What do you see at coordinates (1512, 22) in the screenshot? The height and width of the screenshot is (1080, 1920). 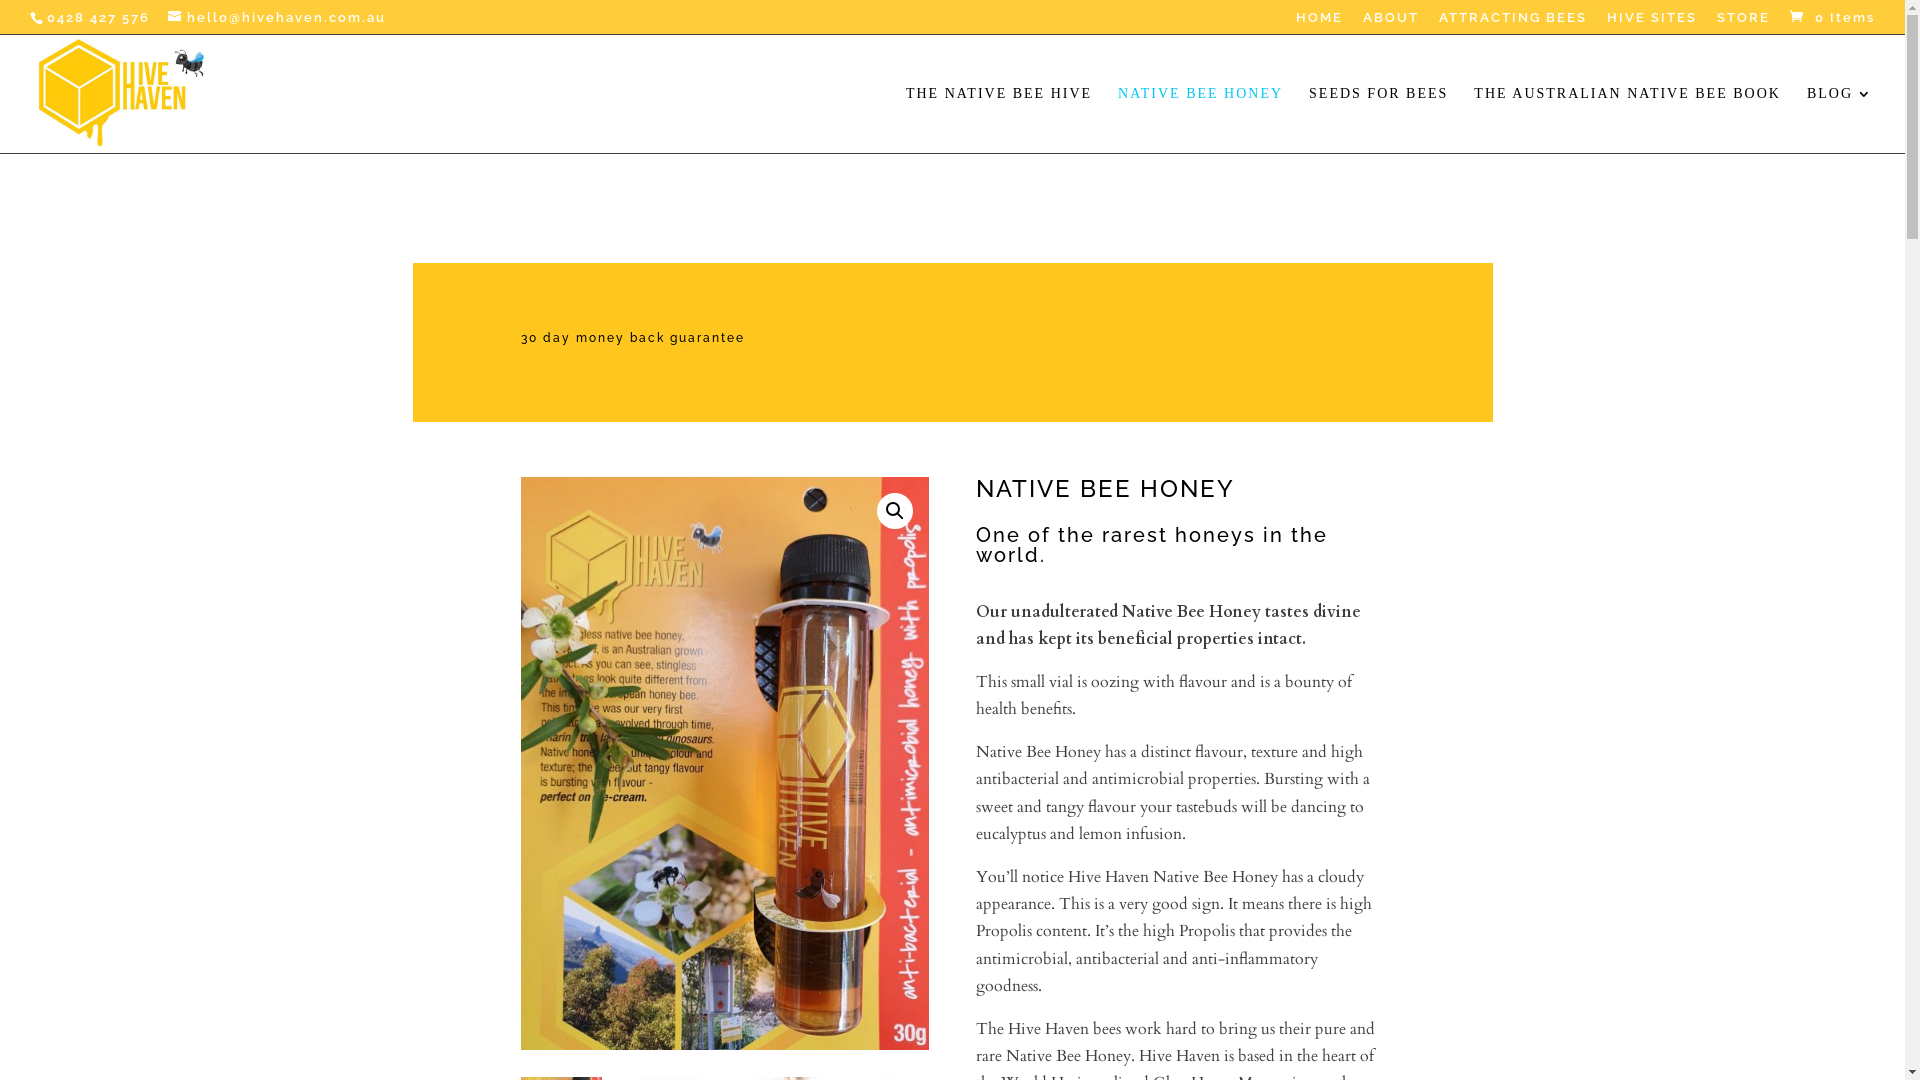 I see `'ATTRACTING BEES'` at bounding box center [1512, 22].